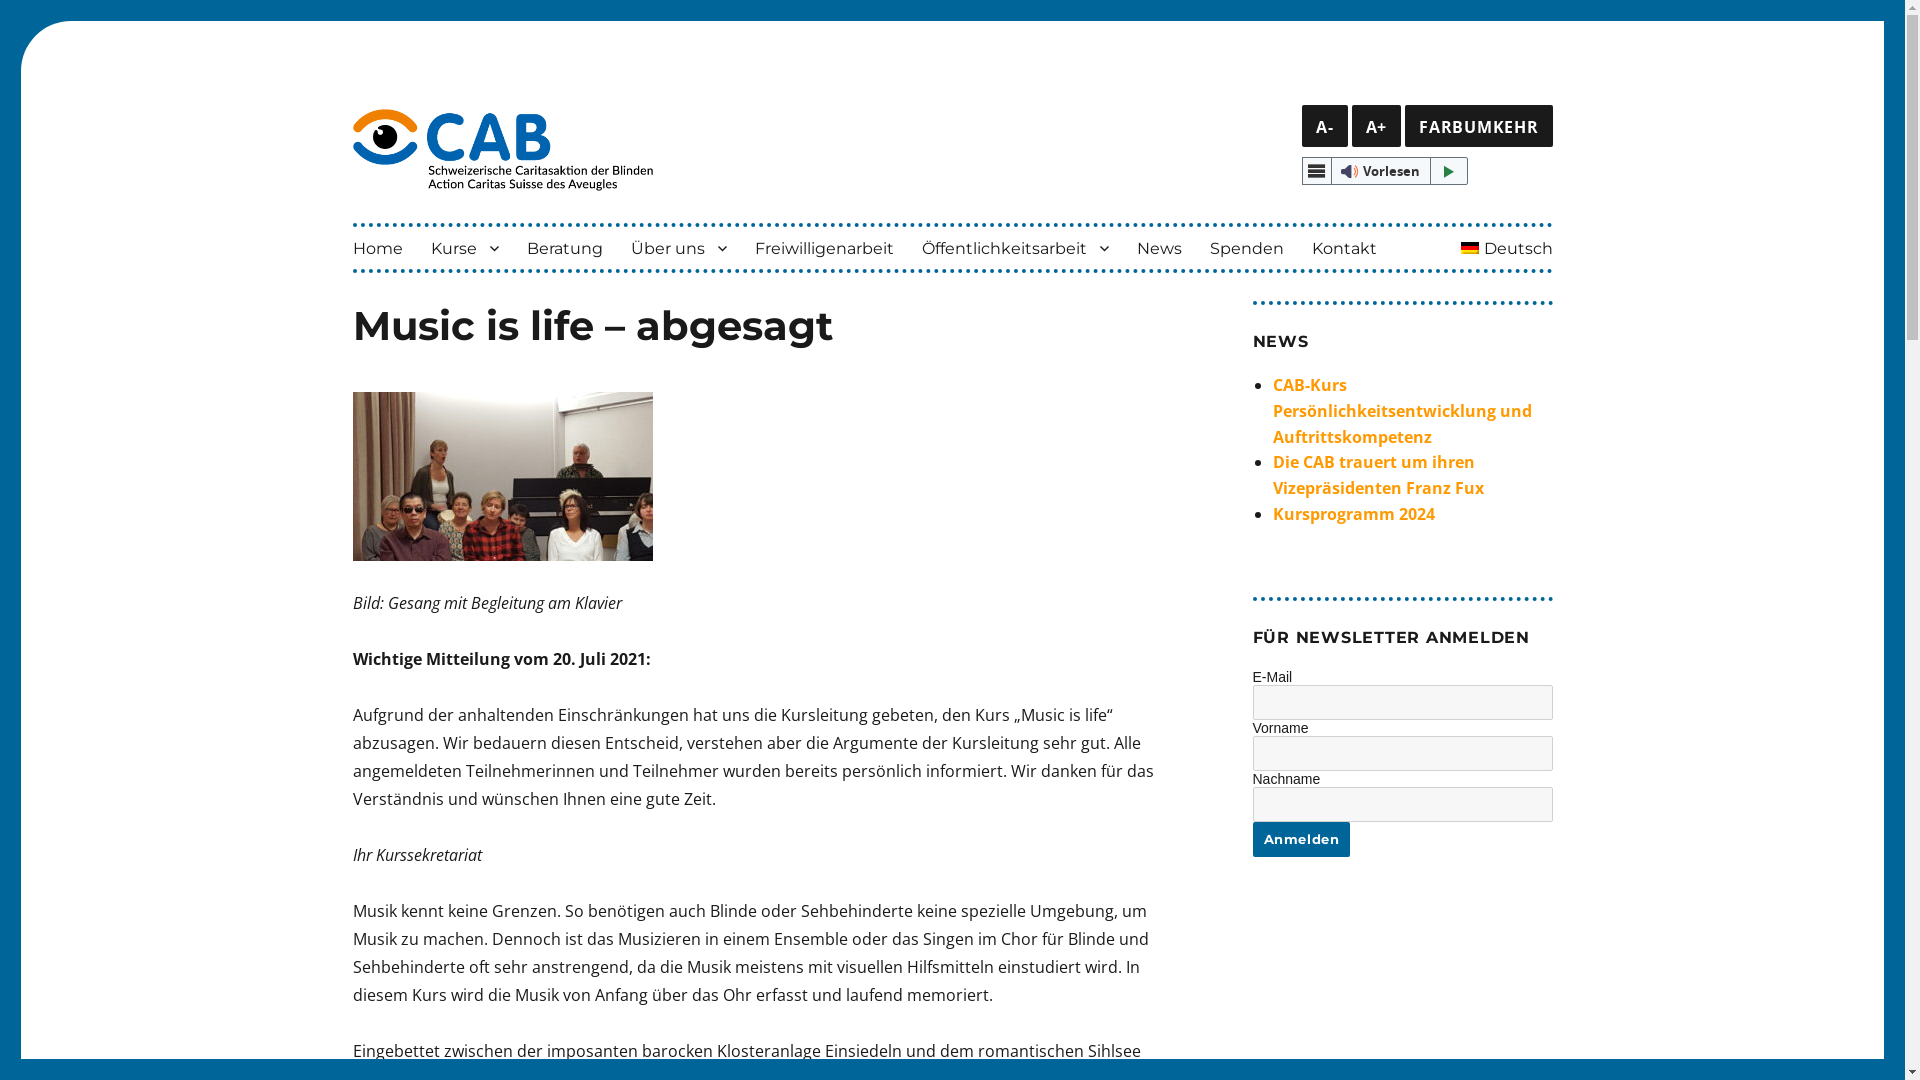 The width and height of the screenshot is (1920, 1080). I want to click on 'FARBUMKEHR', so click(1404, 126).